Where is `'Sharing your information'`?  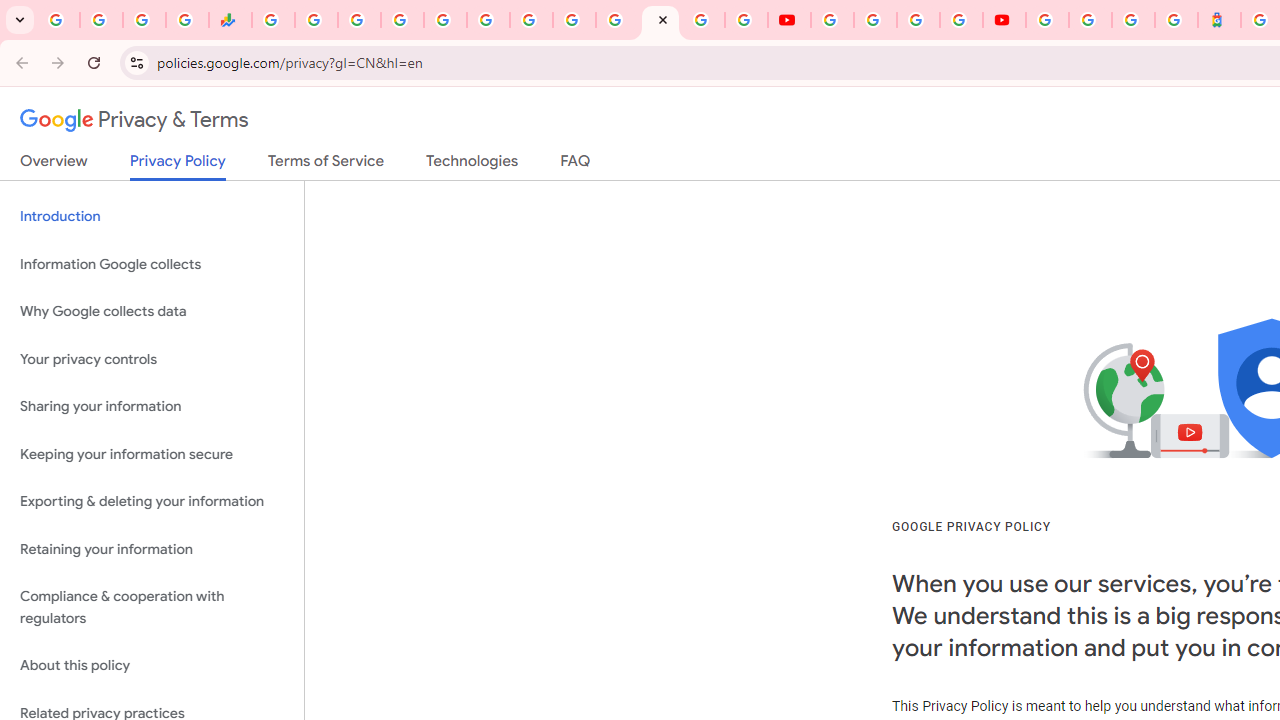 'Sharing your information' is located at coordinates (151, 406).